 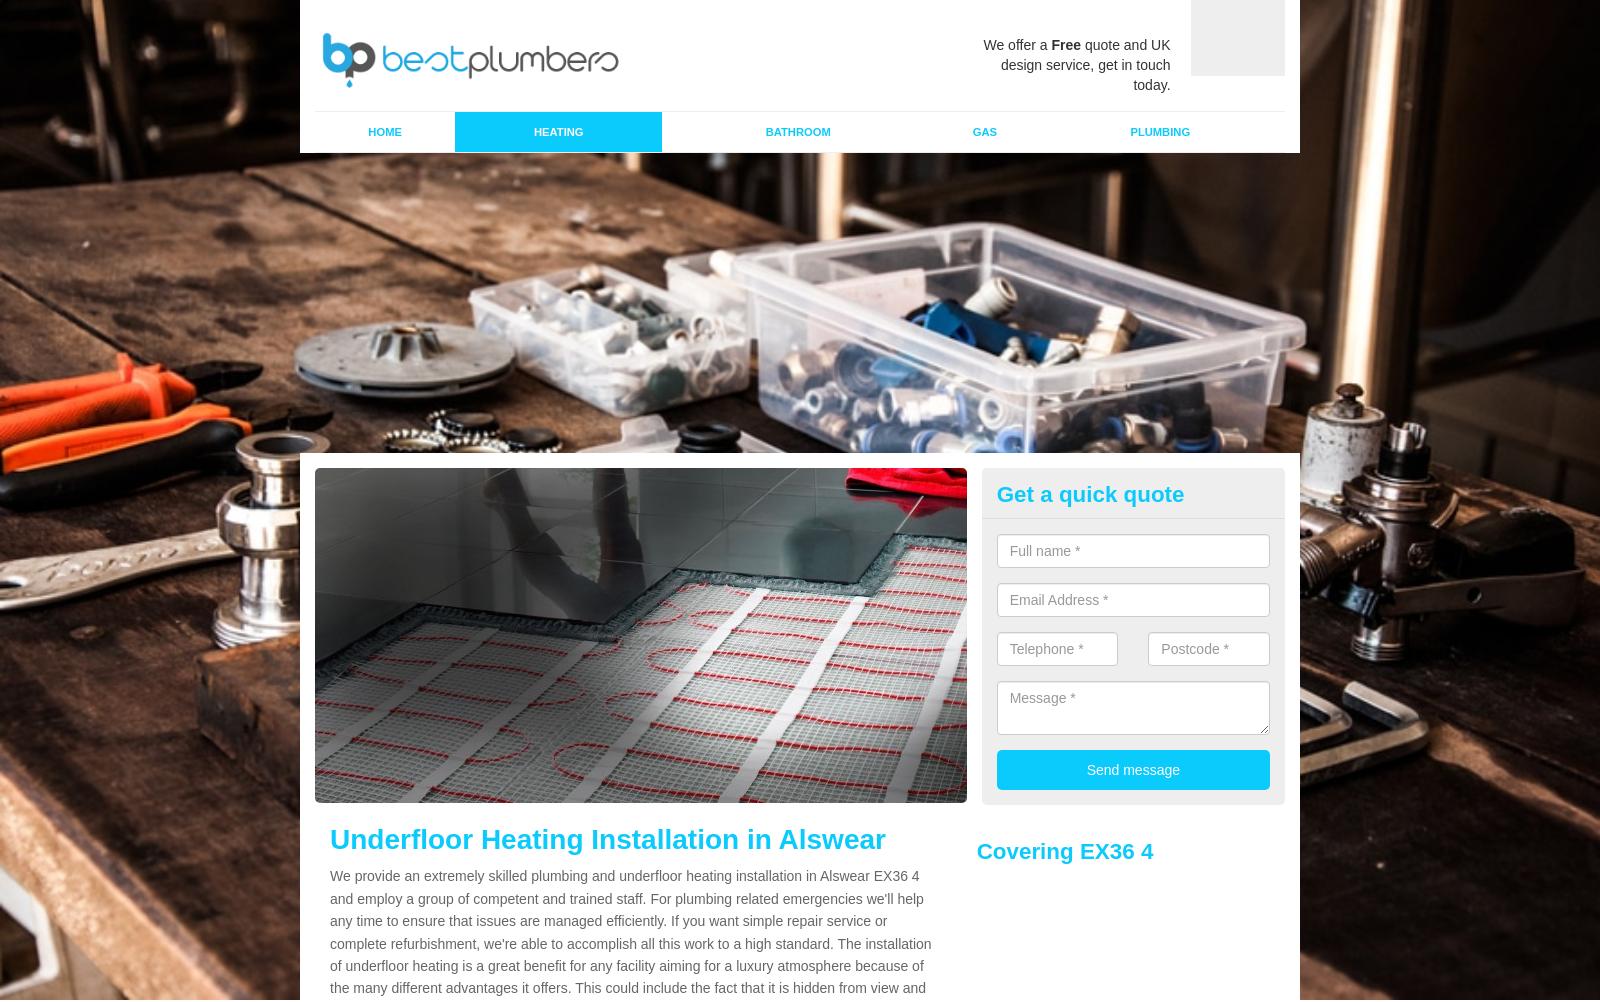 I want to click on 'Underfloor Warmth Generator in Alswear', so click(x=611, y=842).